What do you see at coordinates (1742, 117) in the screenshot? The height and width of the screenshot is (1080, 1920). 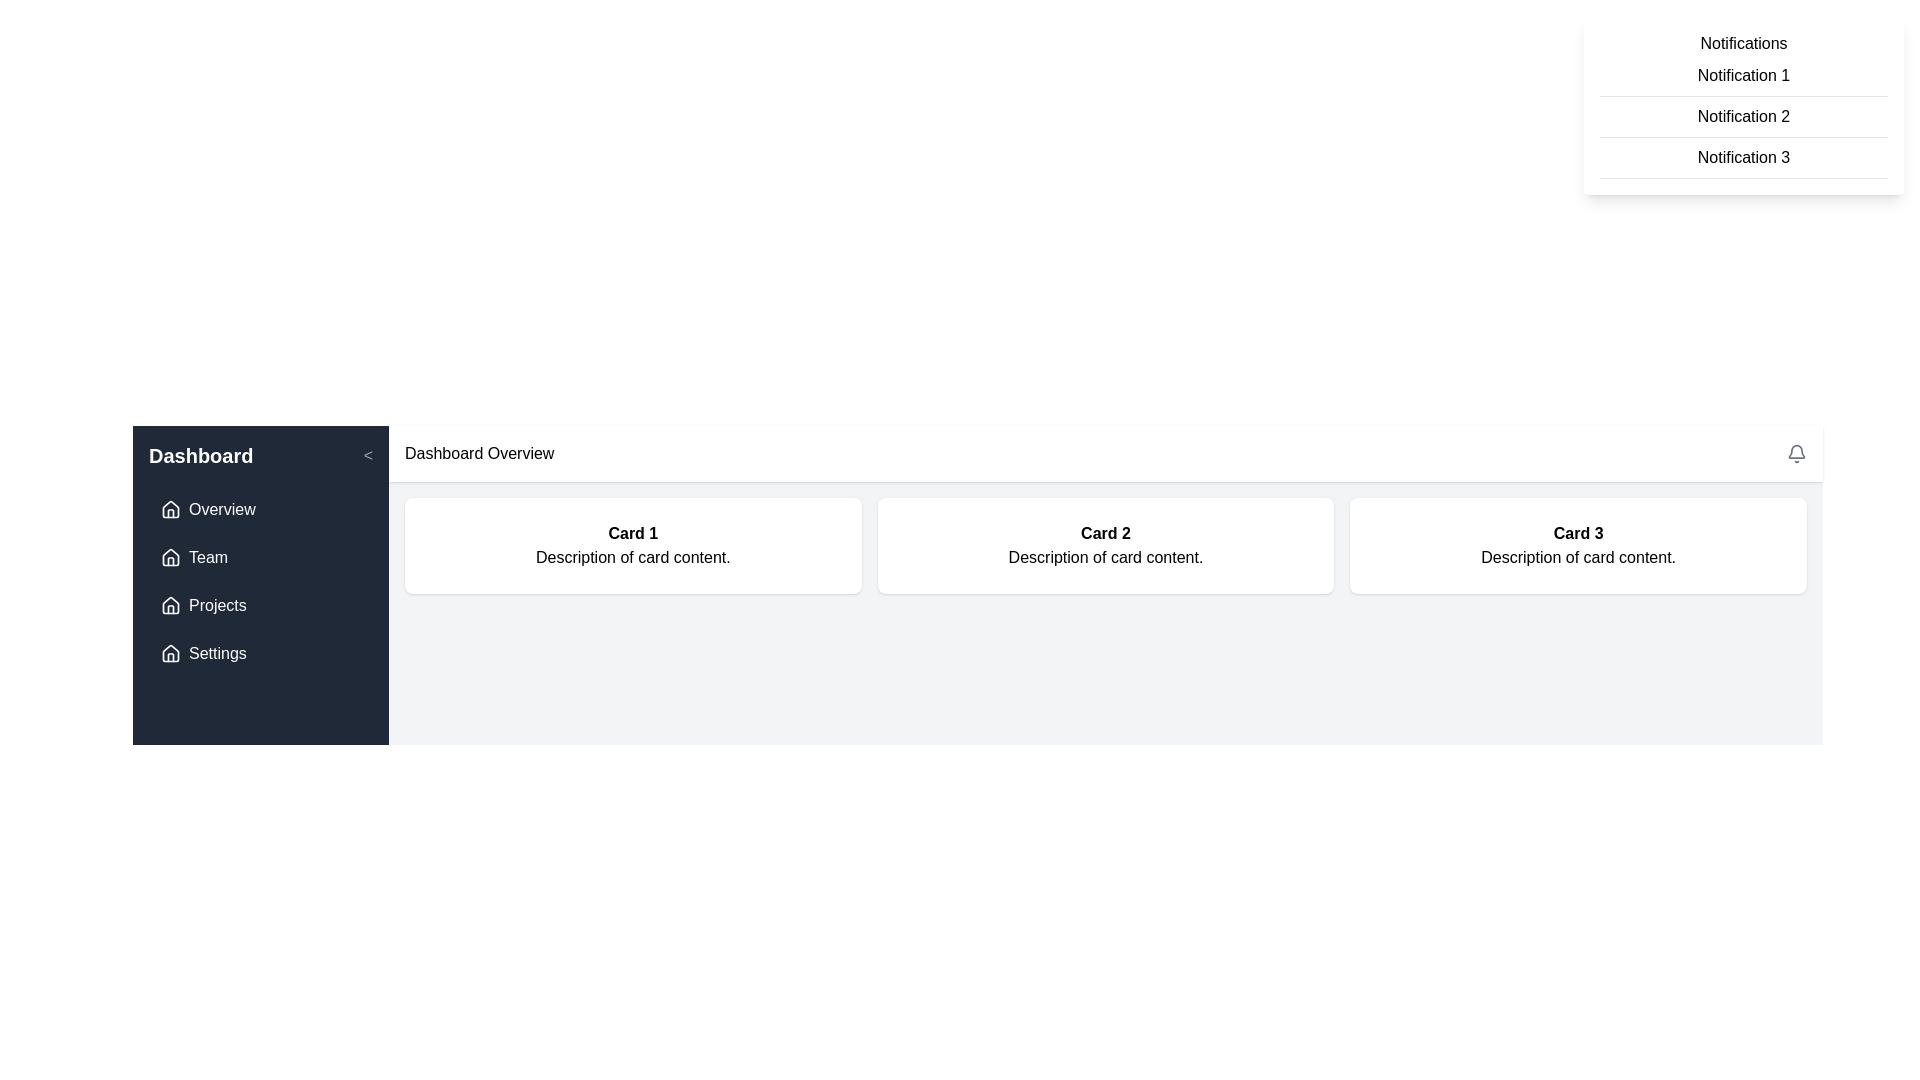 I see `the text display element that shows 'Notification 2', located in the upper-right of the interface, positioned between 'Notification 1' and 'Notification 3'` at bounding box center [1742, 117].